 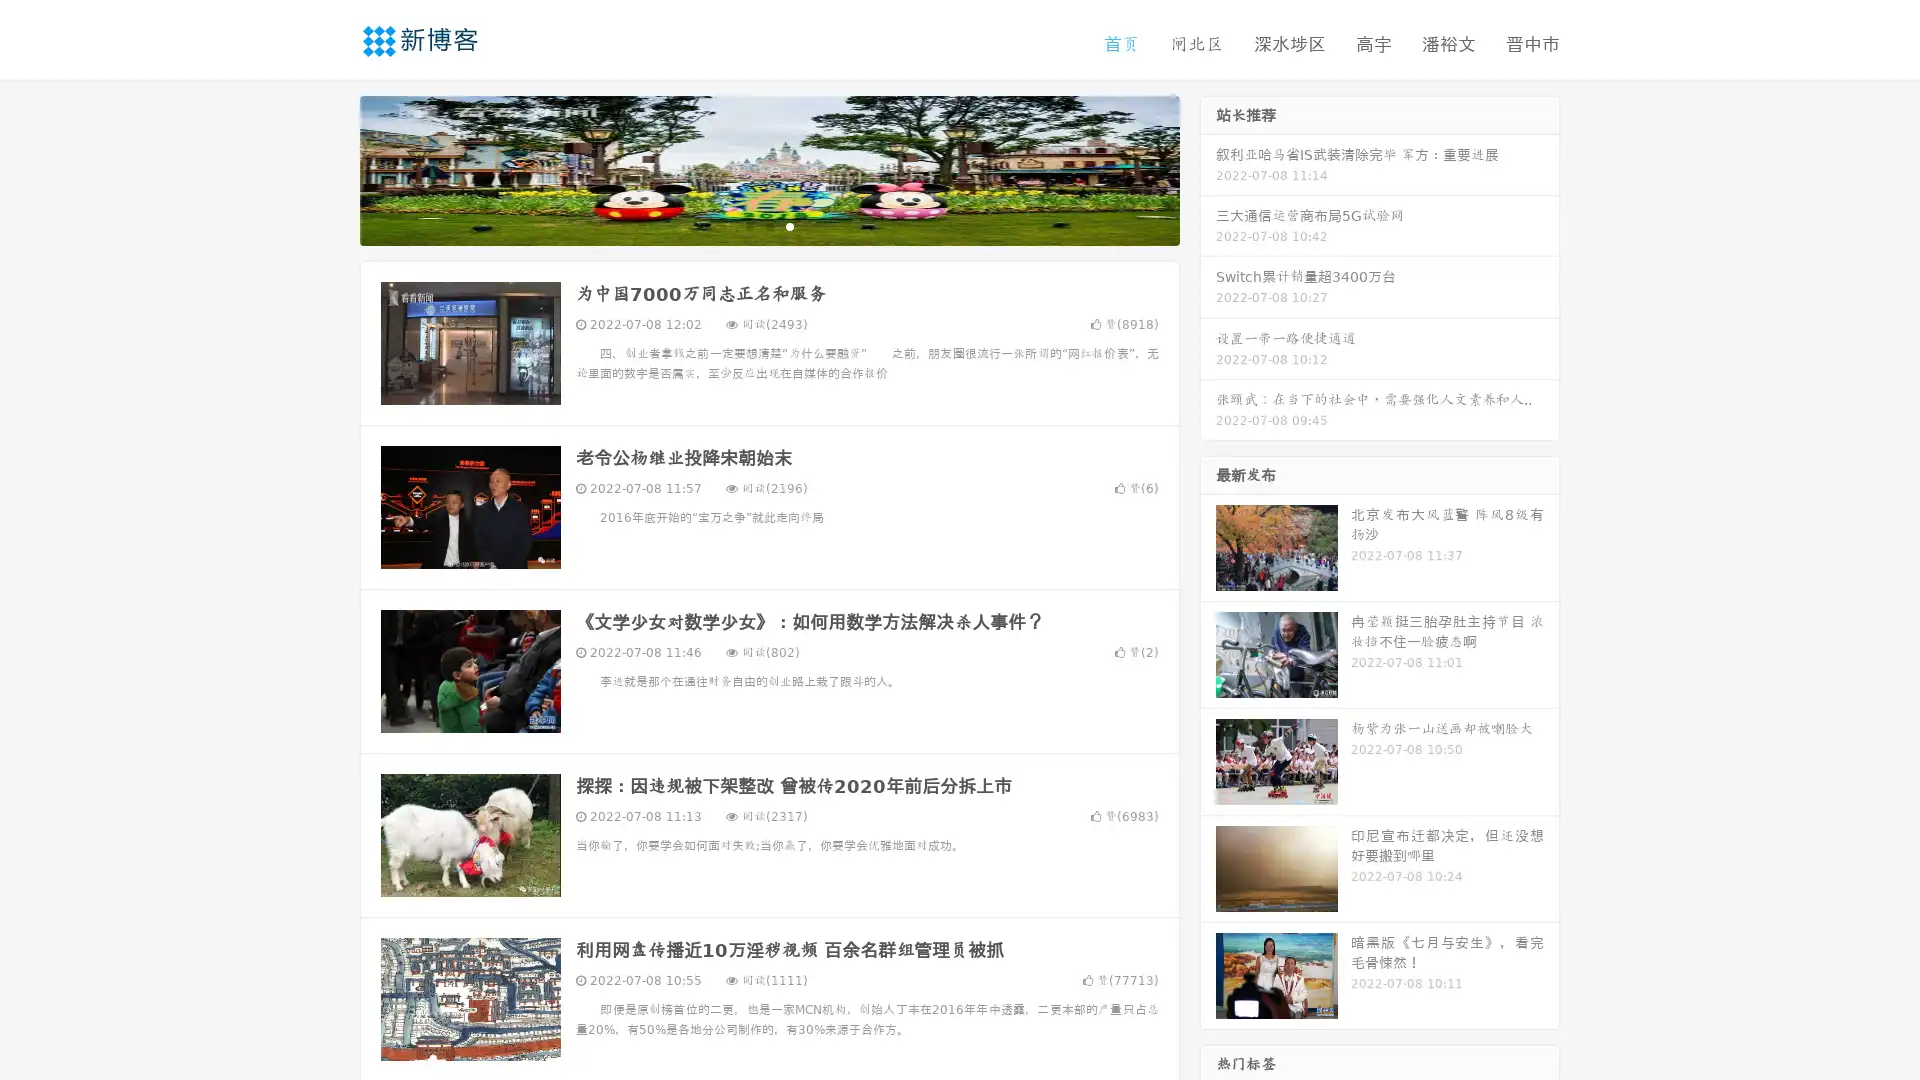 What do you see at coordinates (1208, 168) in the screenshot?
I see `Next slide` at bounding box center [1208, 168].